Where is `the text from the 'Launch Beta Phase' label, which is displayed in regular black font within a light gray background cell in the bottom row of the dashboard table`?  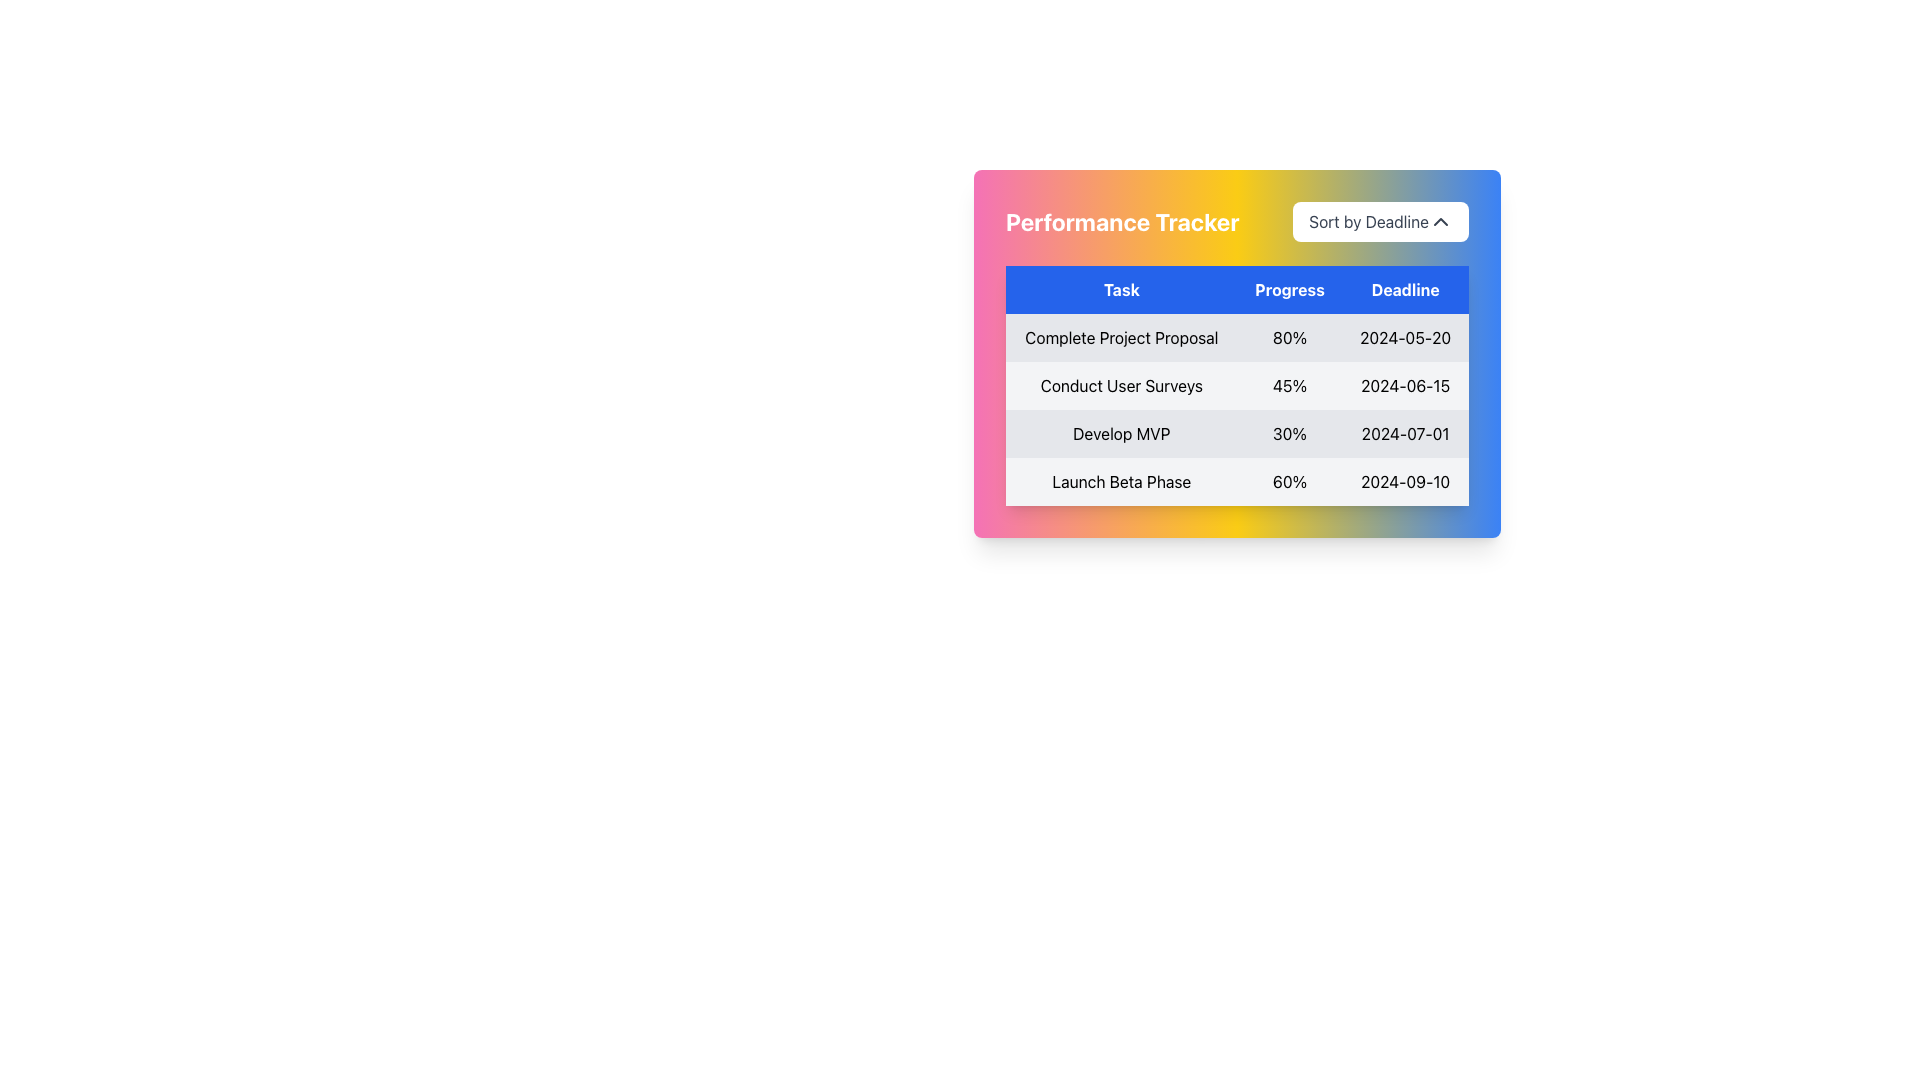
the text from the 'Launch Beta Phase' label, which is displayed in regular black font within a light gray background cell in the bottom row of the dashboard table is located at coordinates (1121, 482).